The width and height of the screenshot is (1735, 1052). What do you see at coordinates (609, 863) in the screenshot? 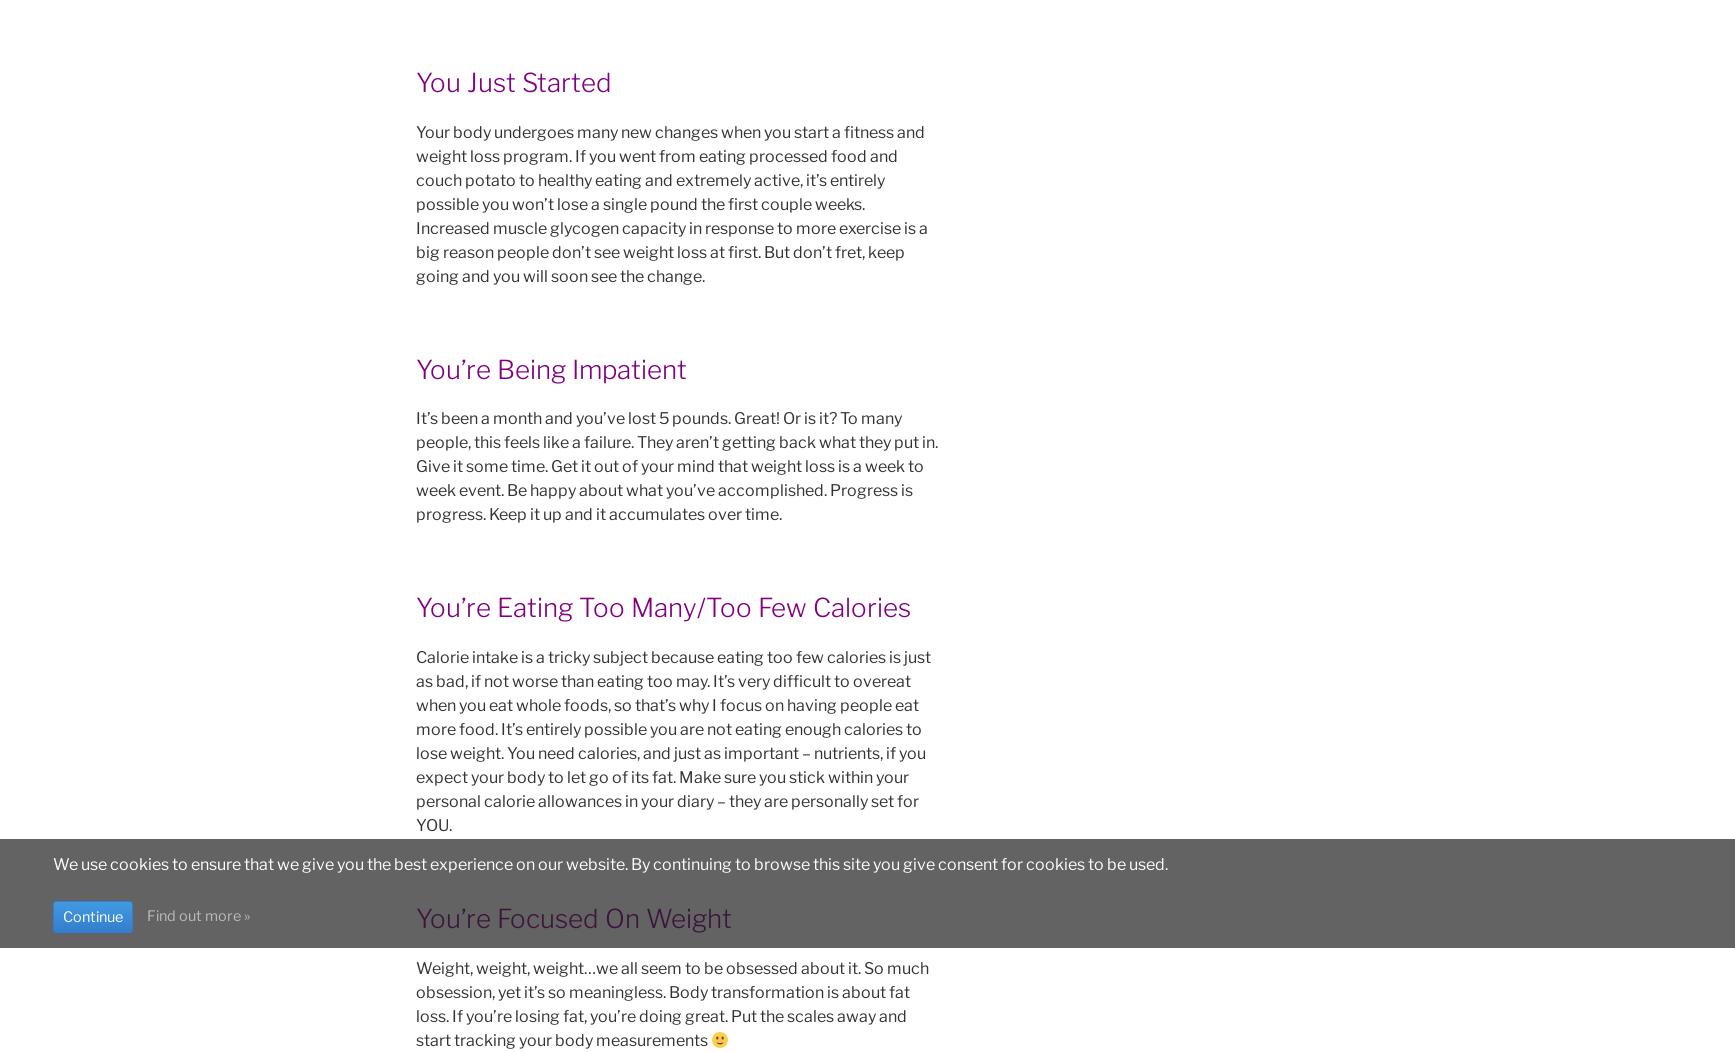
I see `'We use cookies to ensure that we give you the best experience on our website. By continuing to browse this site you give consent for cookies to be used.'` at bounding box center [609, 863].